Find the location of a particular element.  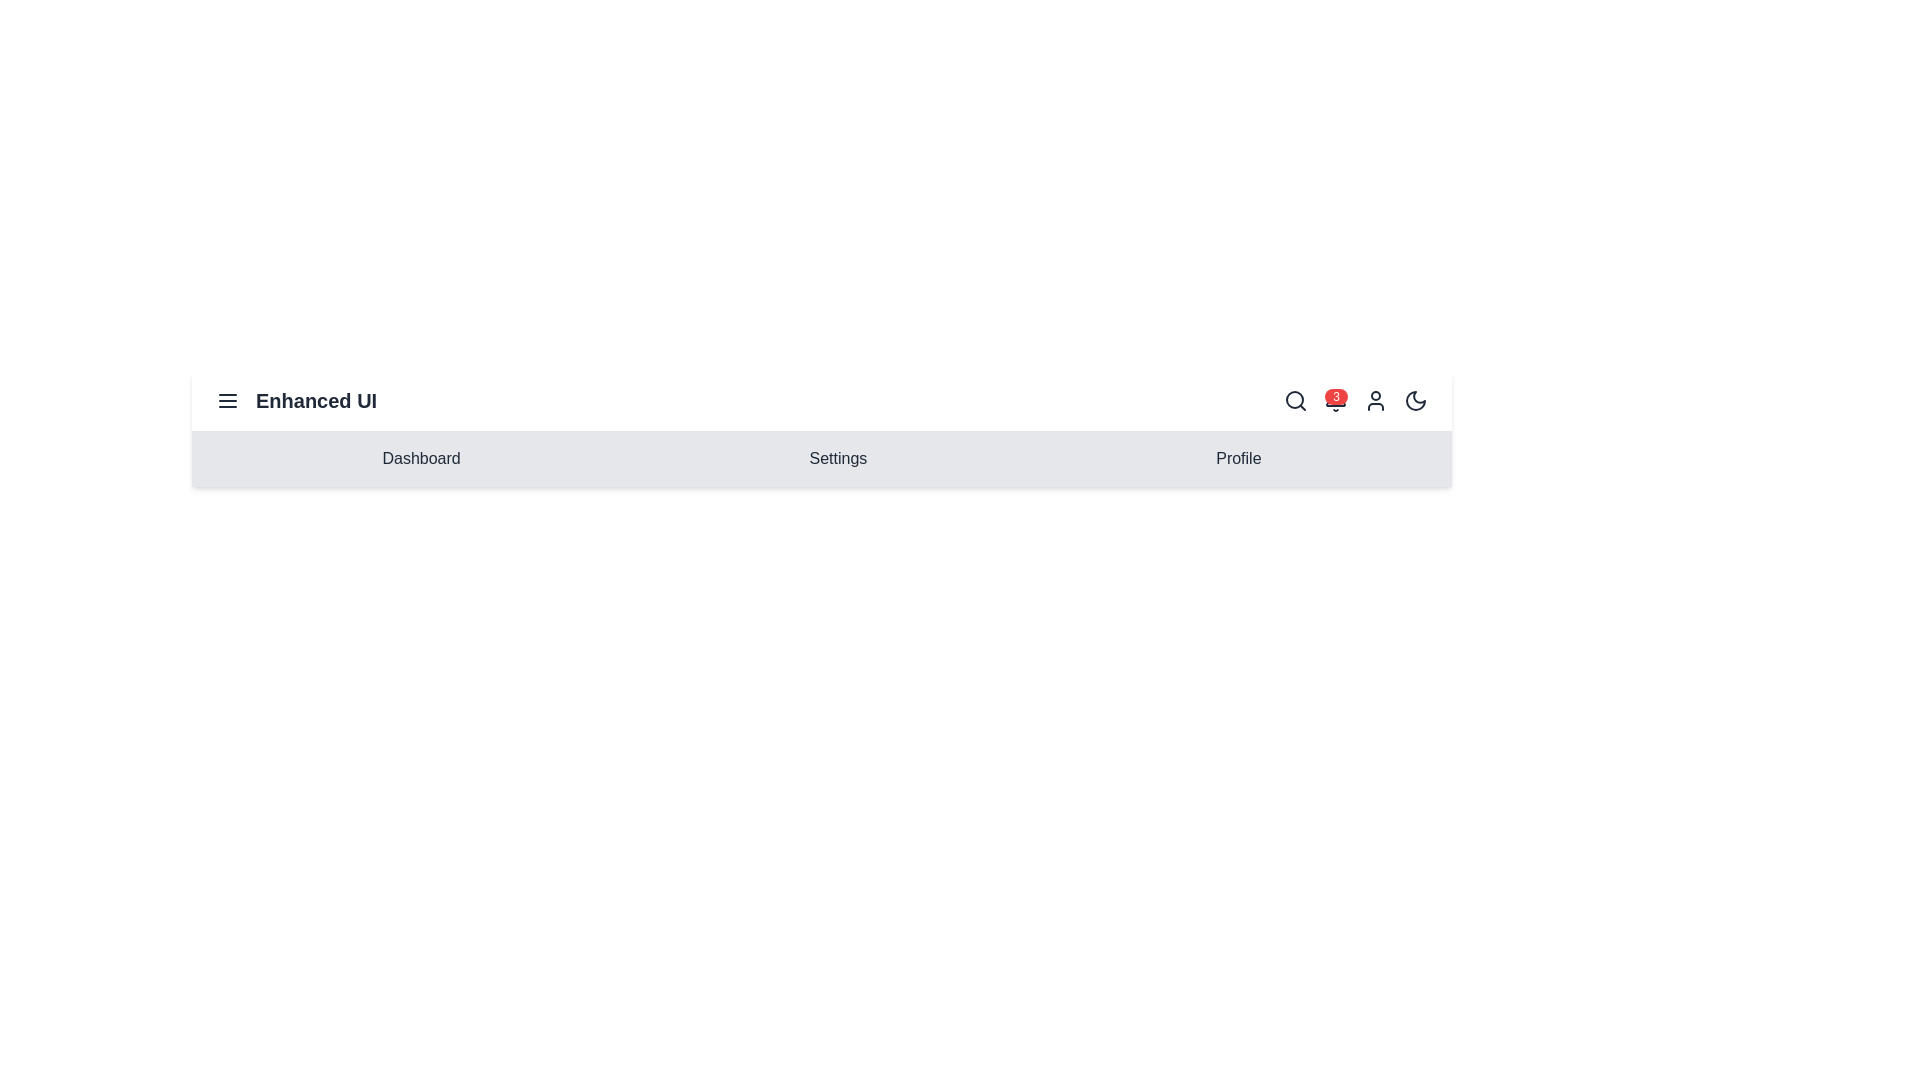

the user profile icon to open the profile menu is located at coordinates (1375, 401).